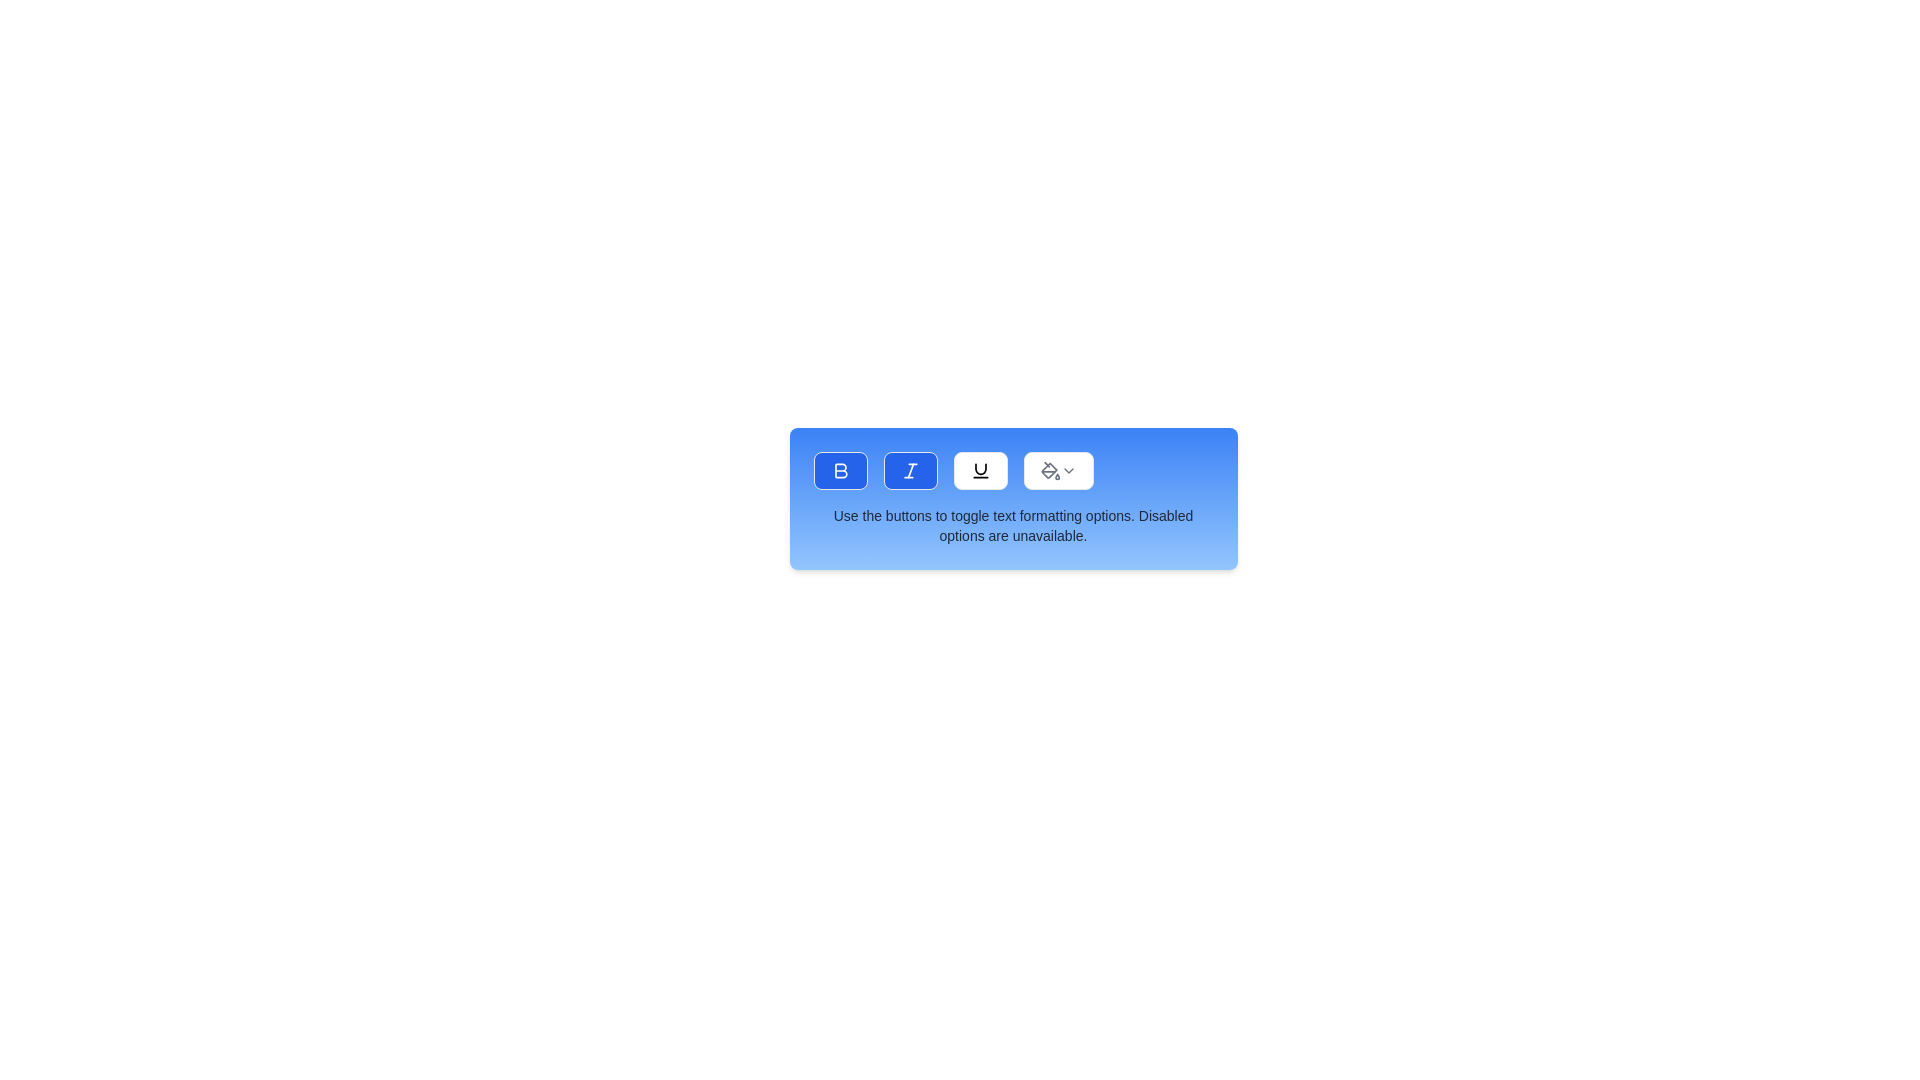 The height and width of the screenshot is (1080, 1920). Describe the element at coordinates (980, 470) in the screenshot. I see `the Icon button that toggles underlining text in the formatting toolbar` at that location.